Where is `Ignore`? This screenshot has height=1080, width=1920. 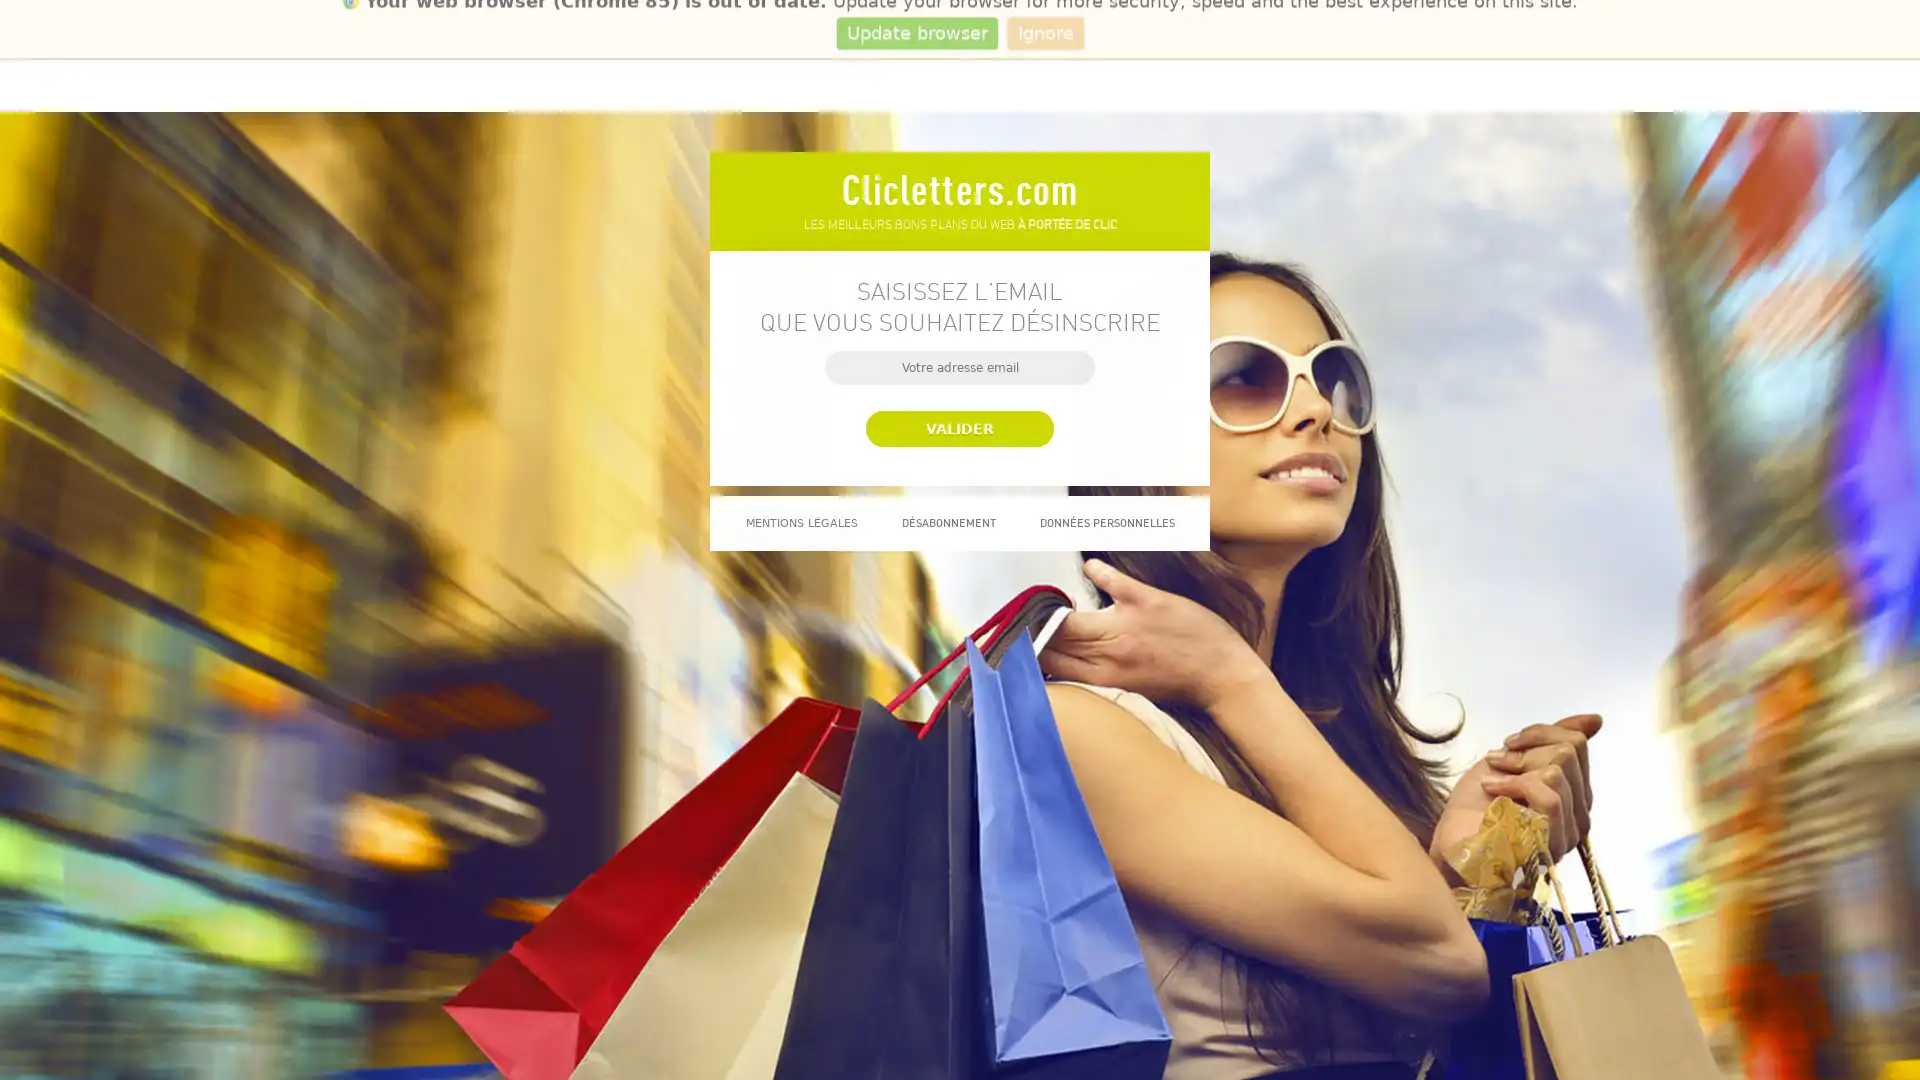 Ignore is located at coordinates (1044, 54).